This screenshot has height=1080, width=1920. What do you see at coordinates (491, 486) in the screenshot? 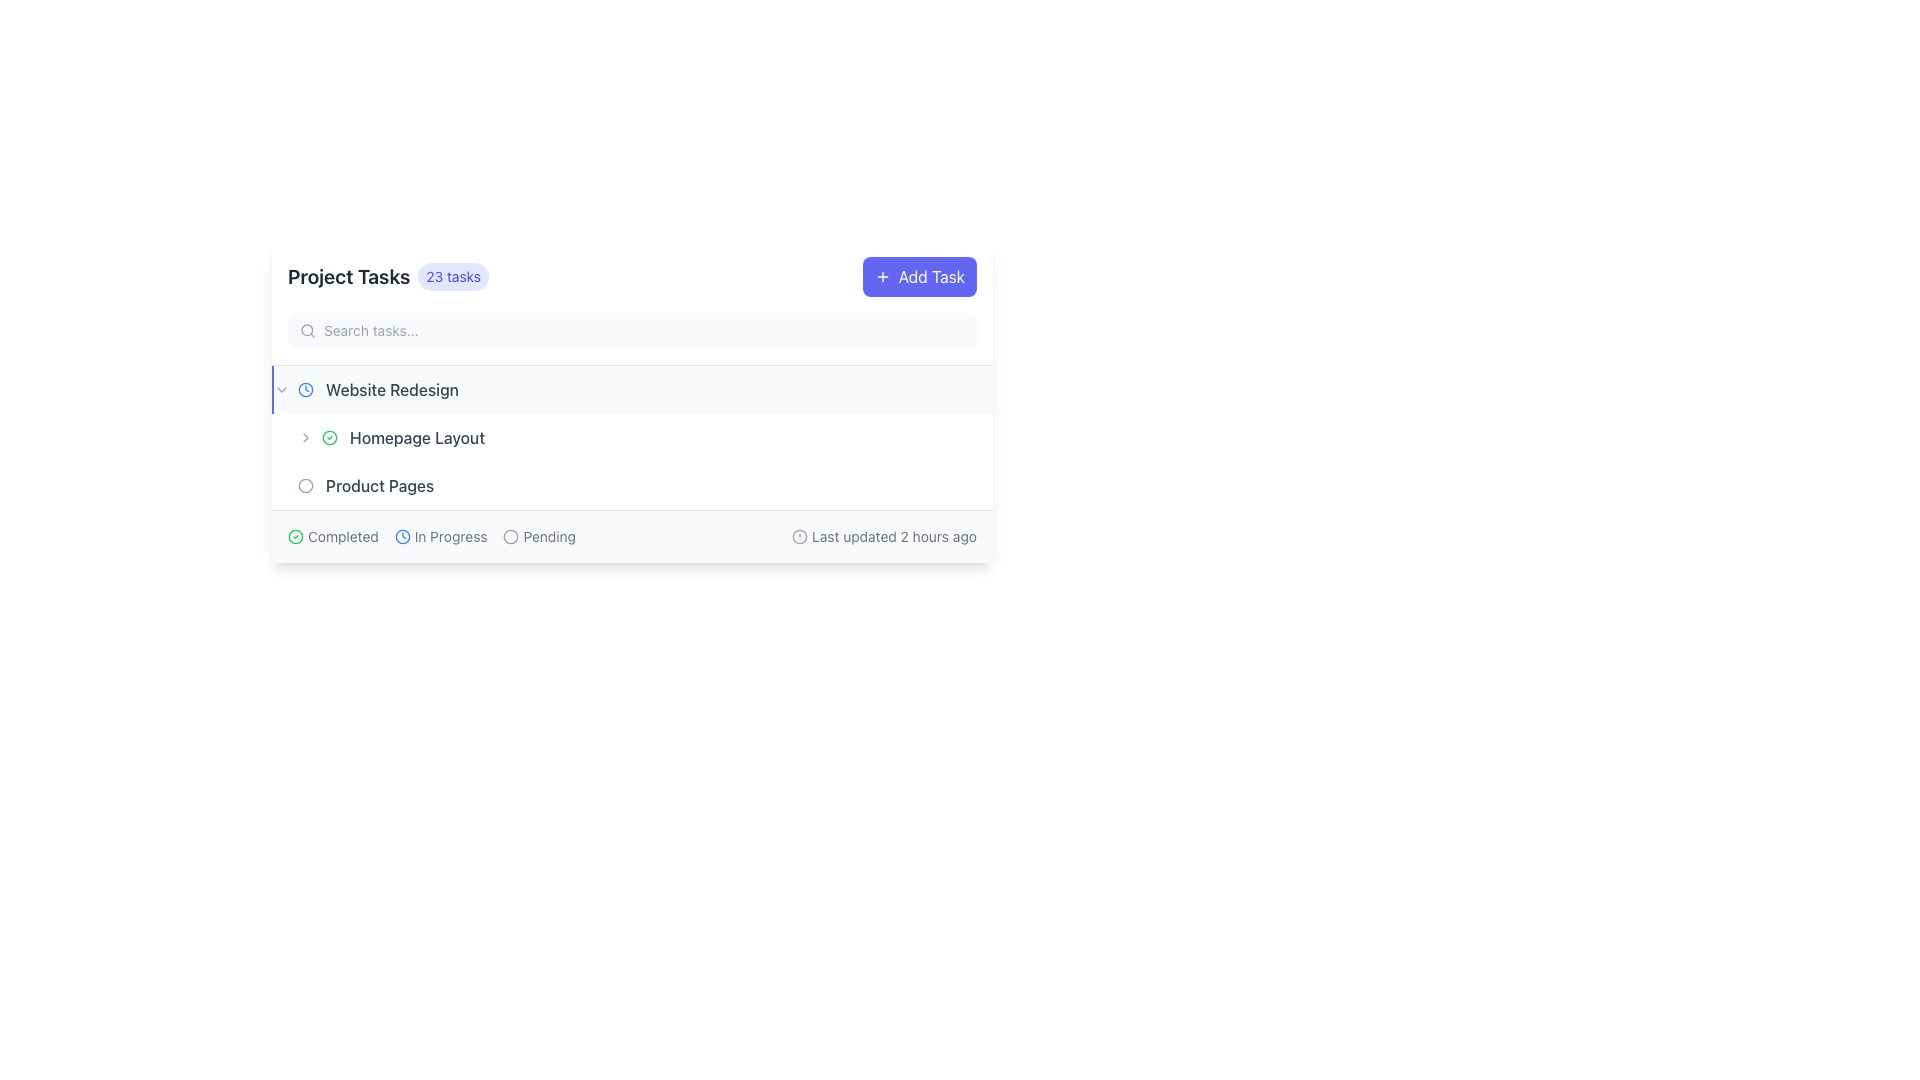
I see `the 'Product Pages' navigation link located below the 'Homepage Layout' header` at bounding box center [491, 486].